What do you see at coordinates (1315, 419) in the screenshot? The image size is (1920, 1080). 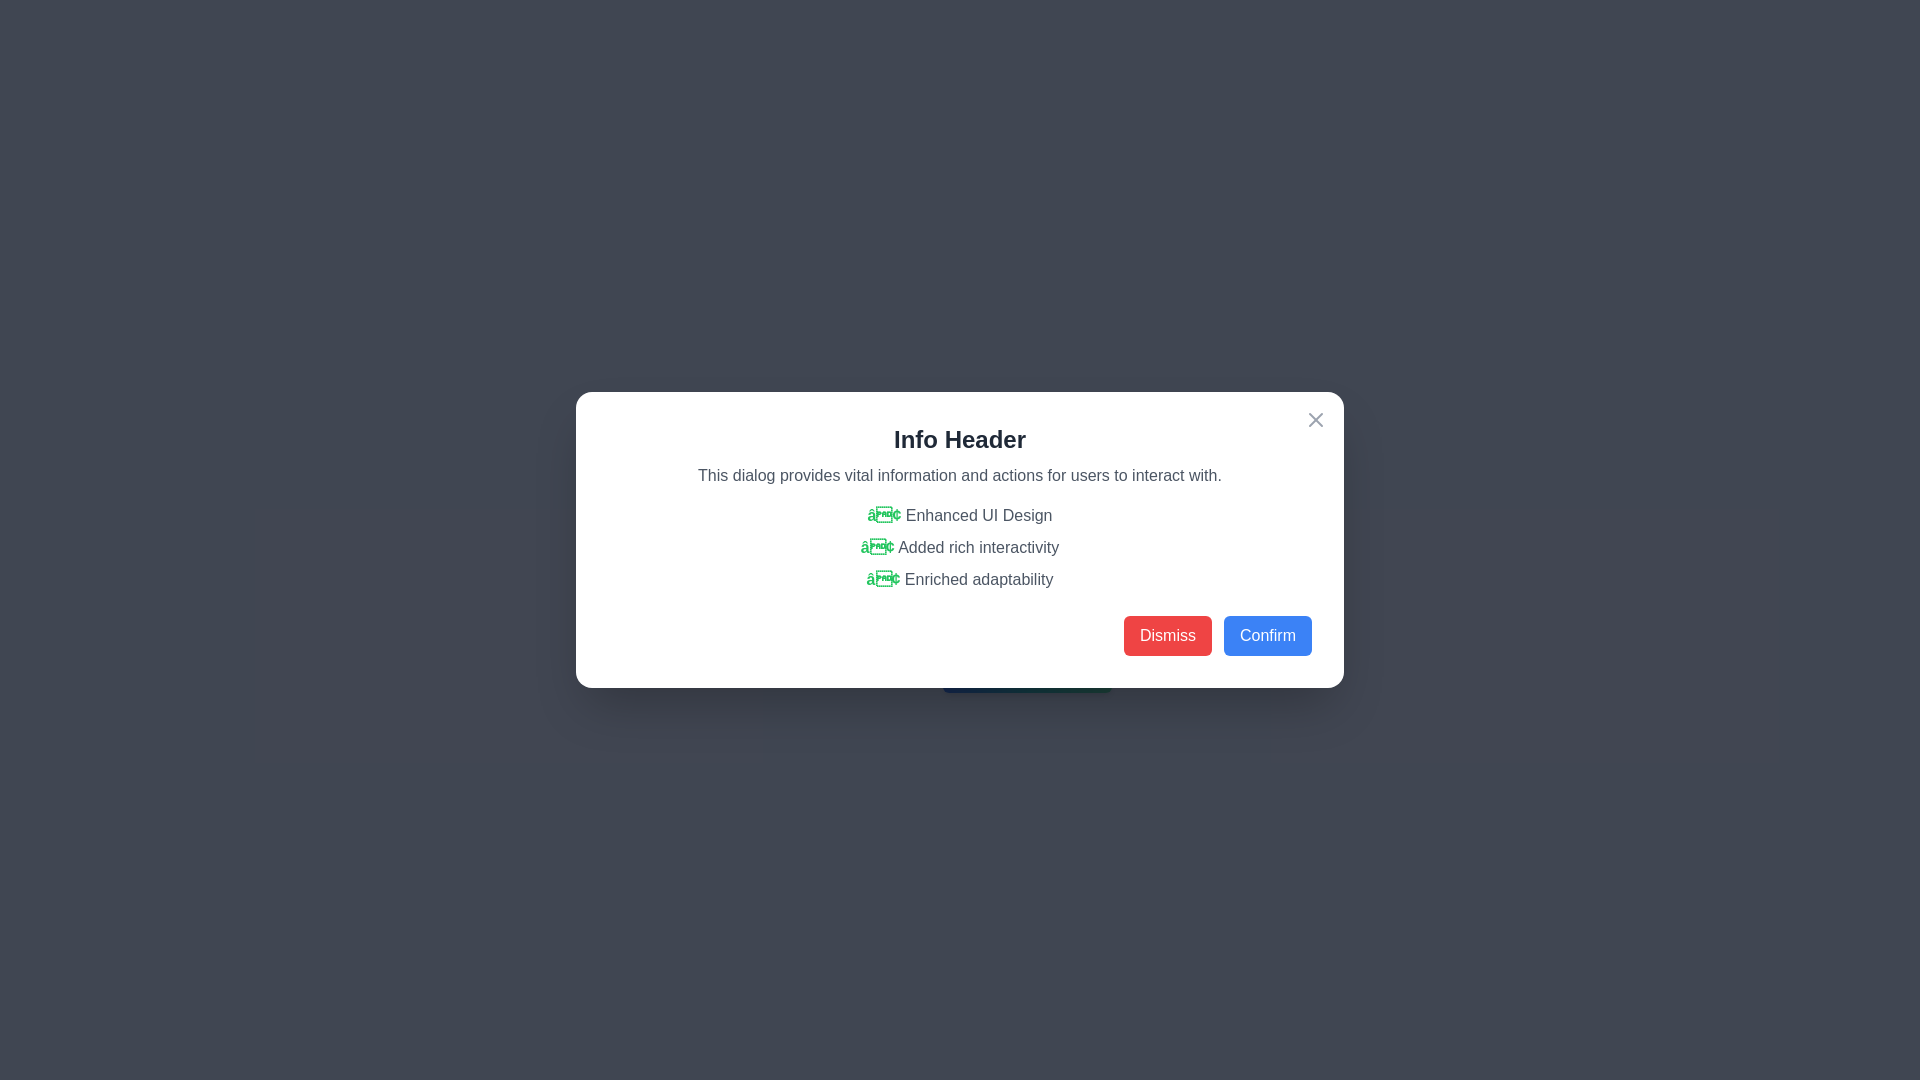 I see `the 'X' shaped button in the top-right corner of the 'Info Header' dialog box to change its color` at bounding box center [1315, 419].